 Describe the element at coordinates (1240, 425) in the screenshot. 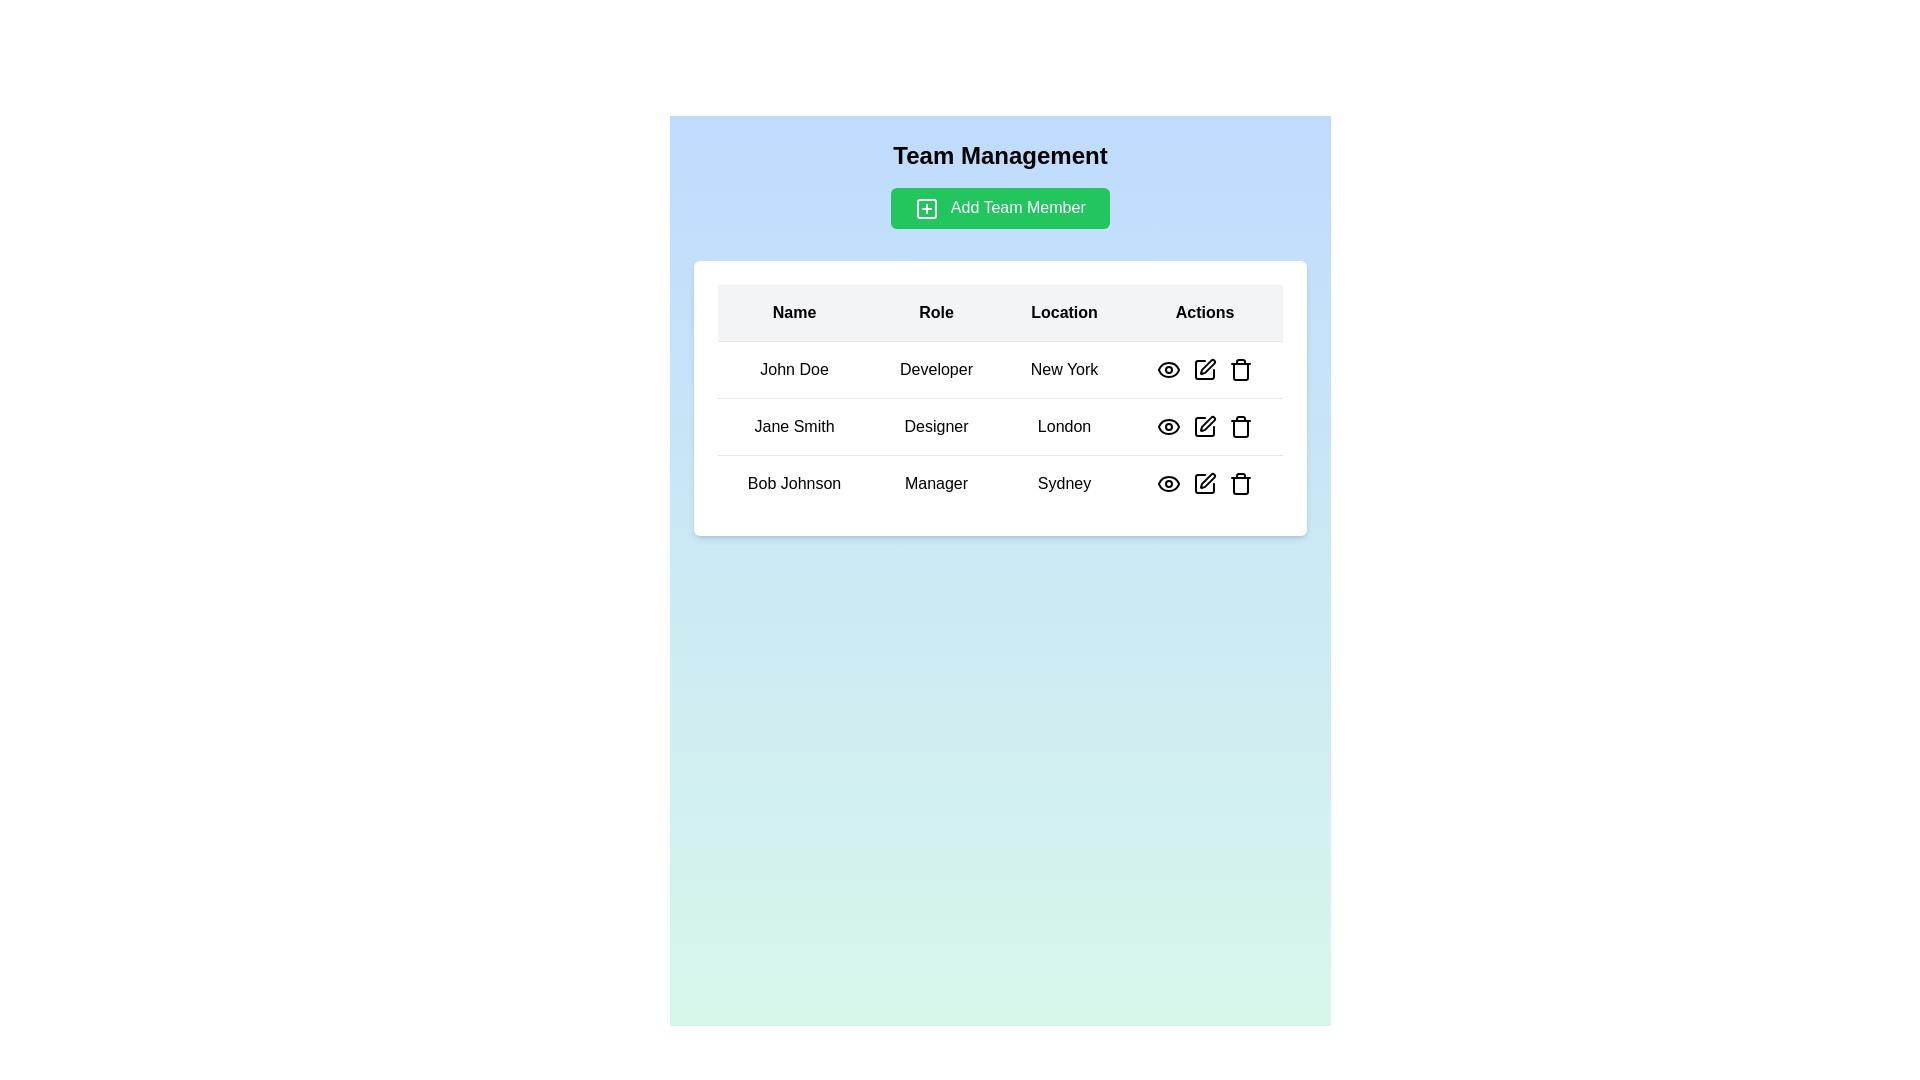

I see `the delete button in the 'Actions' column for the user 'Jane Smith'` at that location.